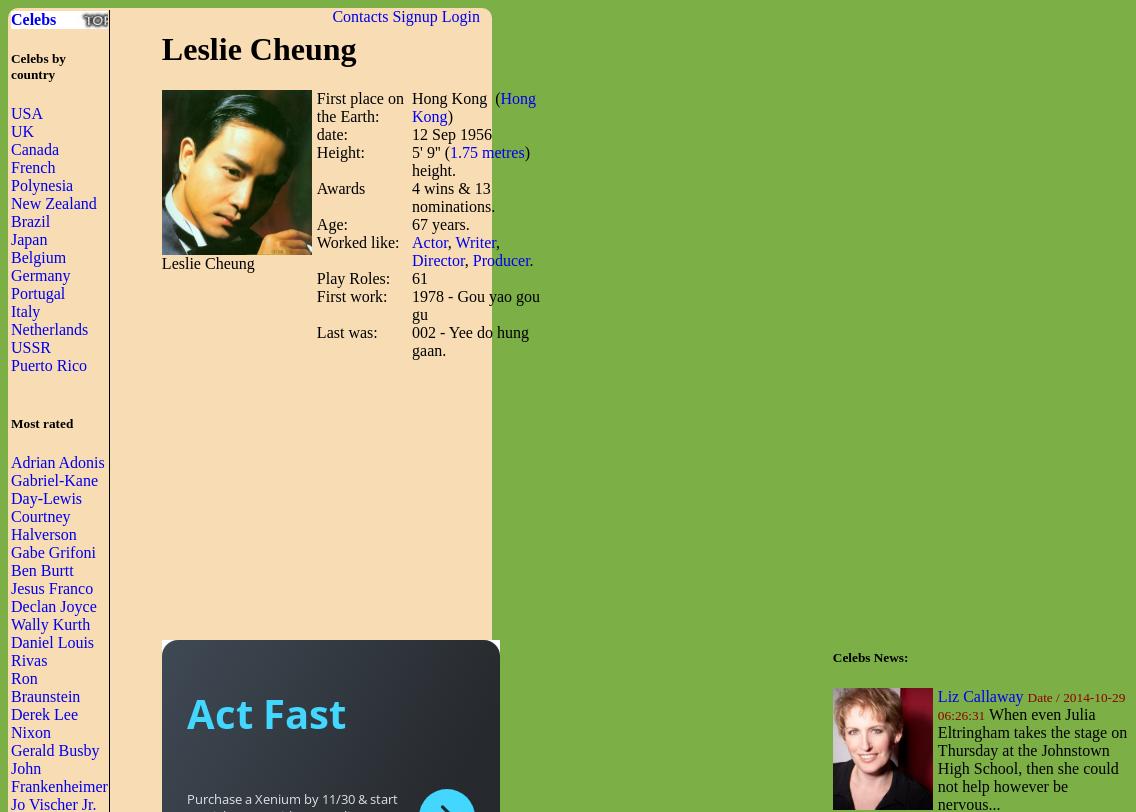  Describe the element at coordinates (980, 696) in the screenshot. I see `'Liz Callaway'` at that location.